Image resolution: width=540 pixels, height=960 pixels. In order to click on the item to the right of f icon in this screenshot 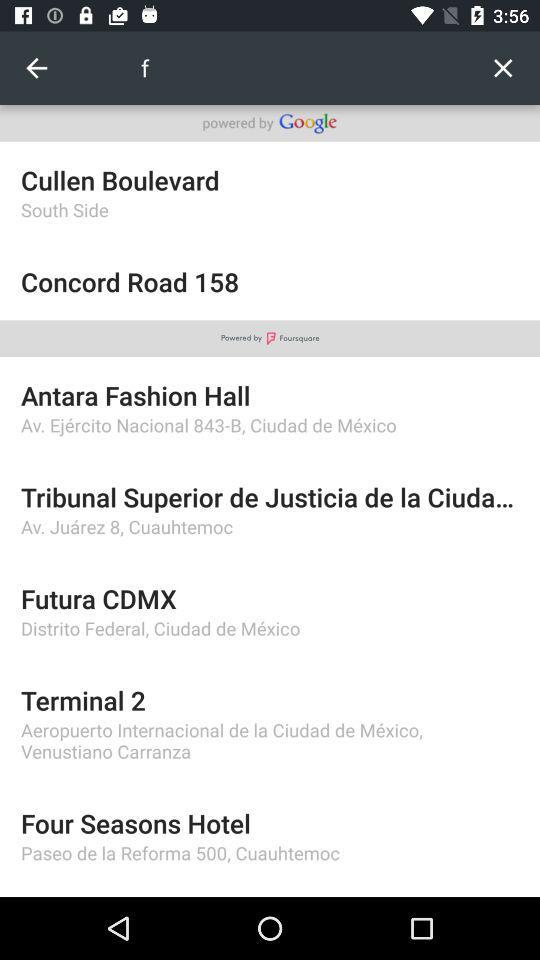, I will do `click(502, 68)`.